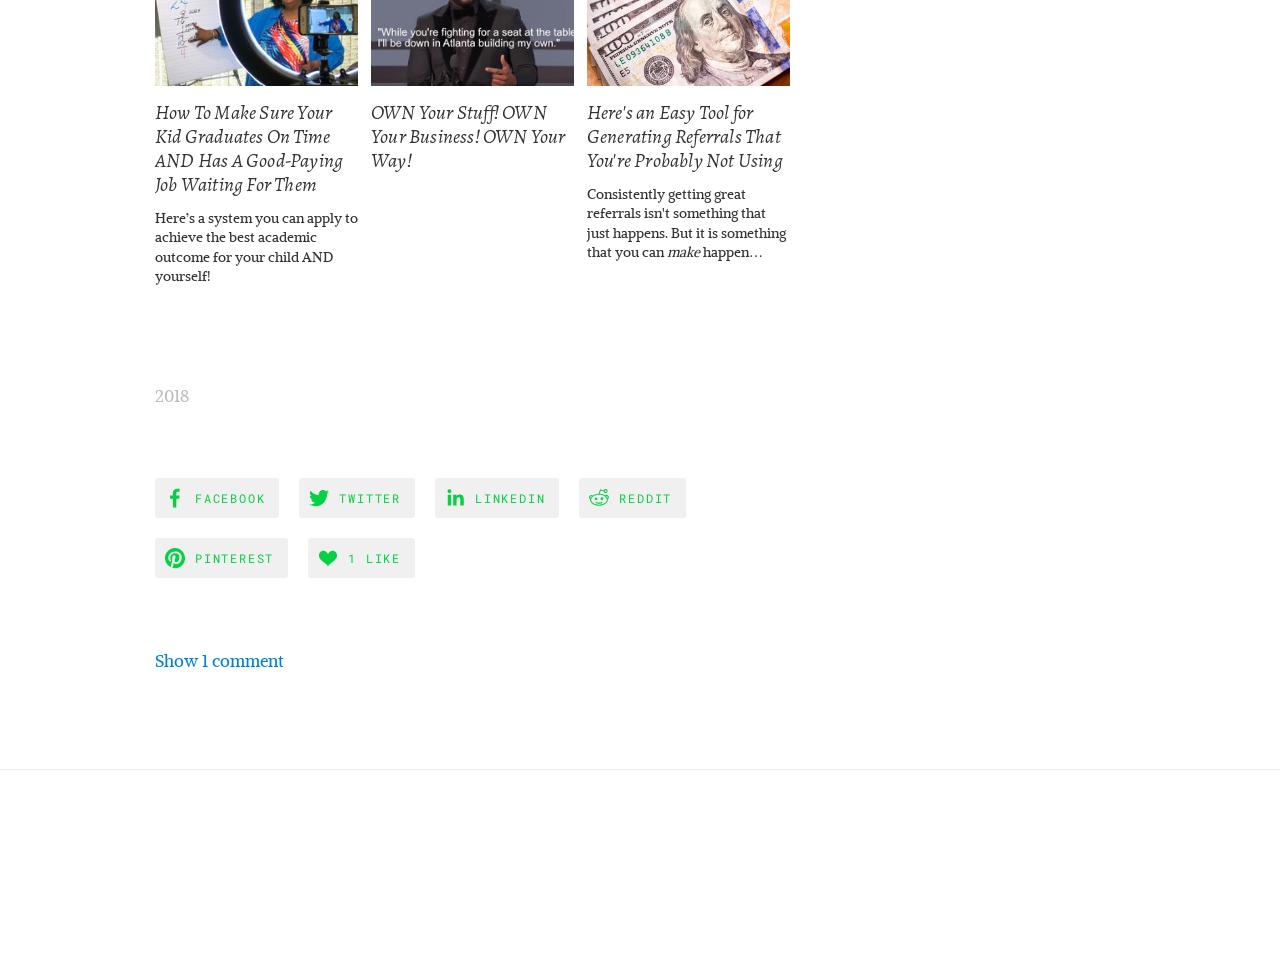  Describe the element at coordinates (885, 136) in the screenshot. I see `'How To Grow Your Business Through Strategic Partnerships'` at that location.